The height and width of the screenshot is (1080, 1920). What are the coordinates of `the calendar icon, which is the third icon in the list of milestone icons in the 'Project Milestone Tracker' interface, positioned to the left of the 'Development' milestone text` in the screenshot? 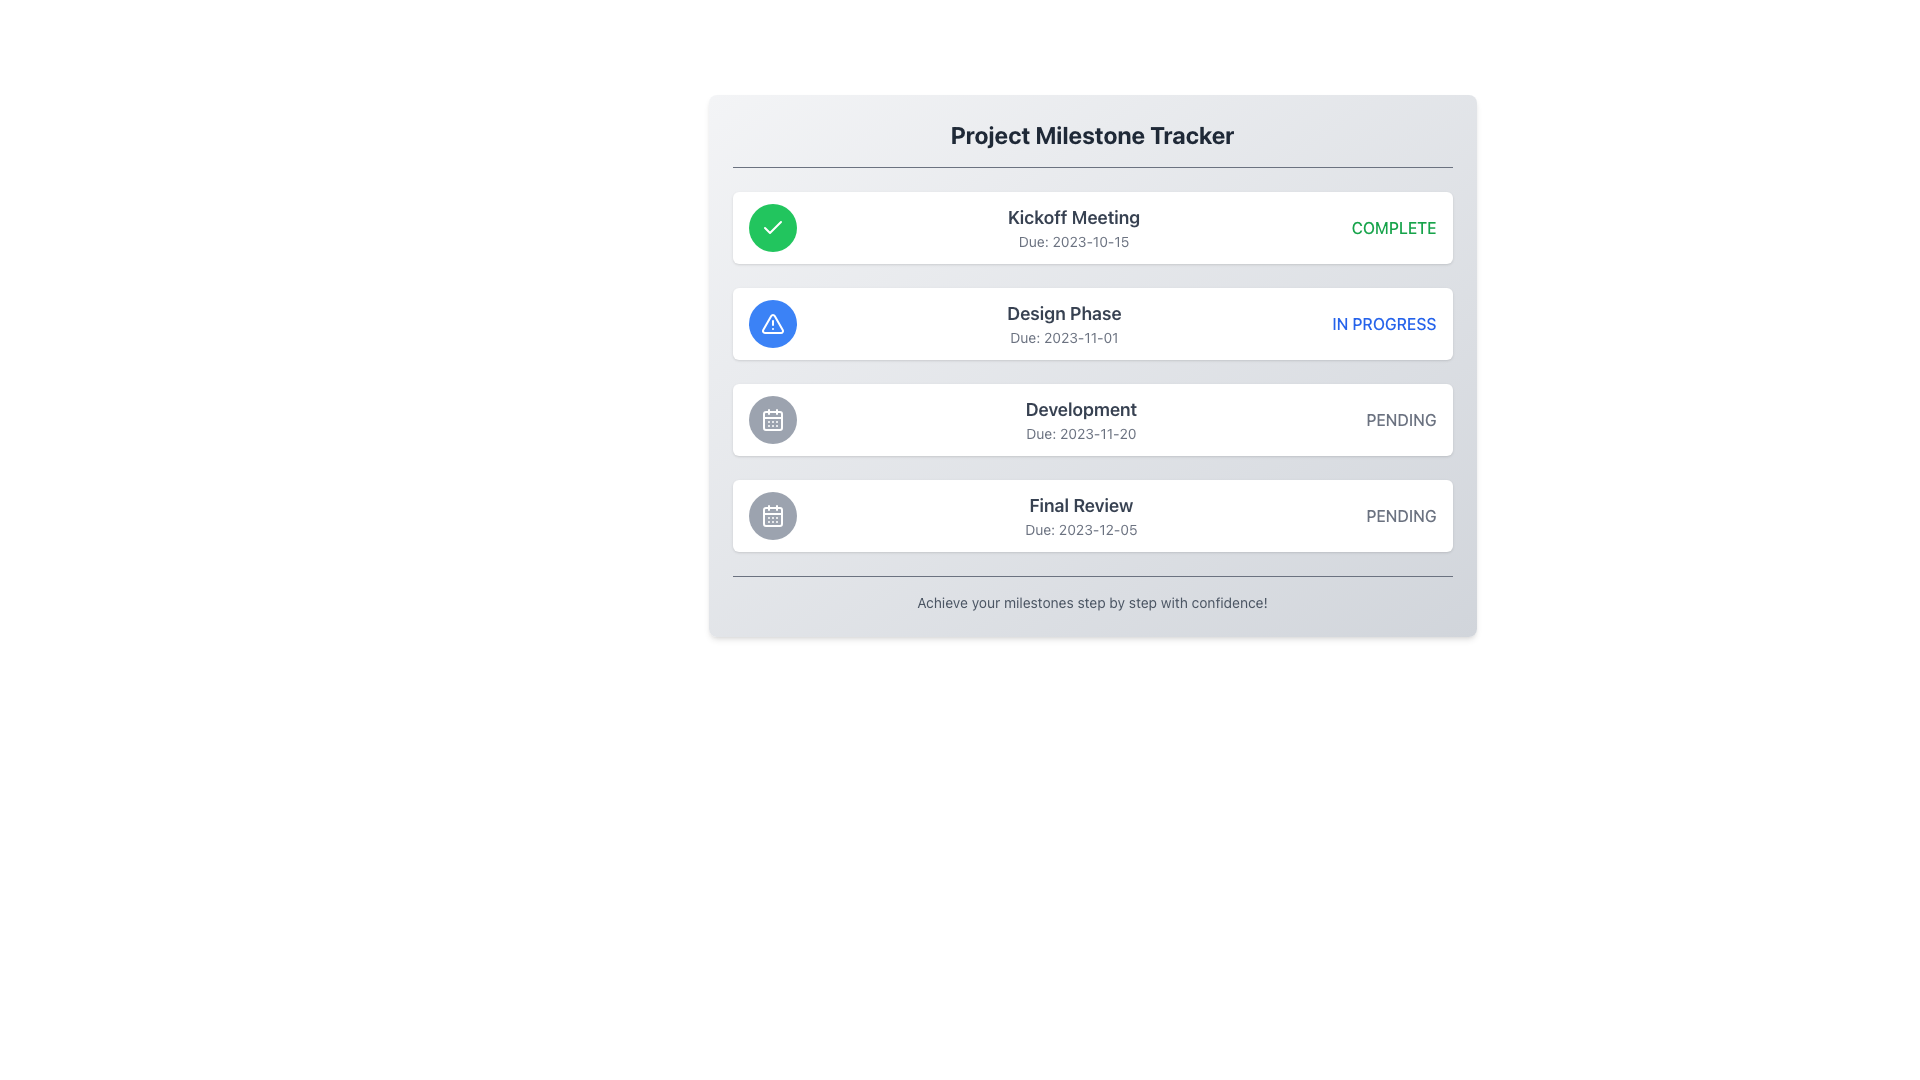 It's located at (771, 419).